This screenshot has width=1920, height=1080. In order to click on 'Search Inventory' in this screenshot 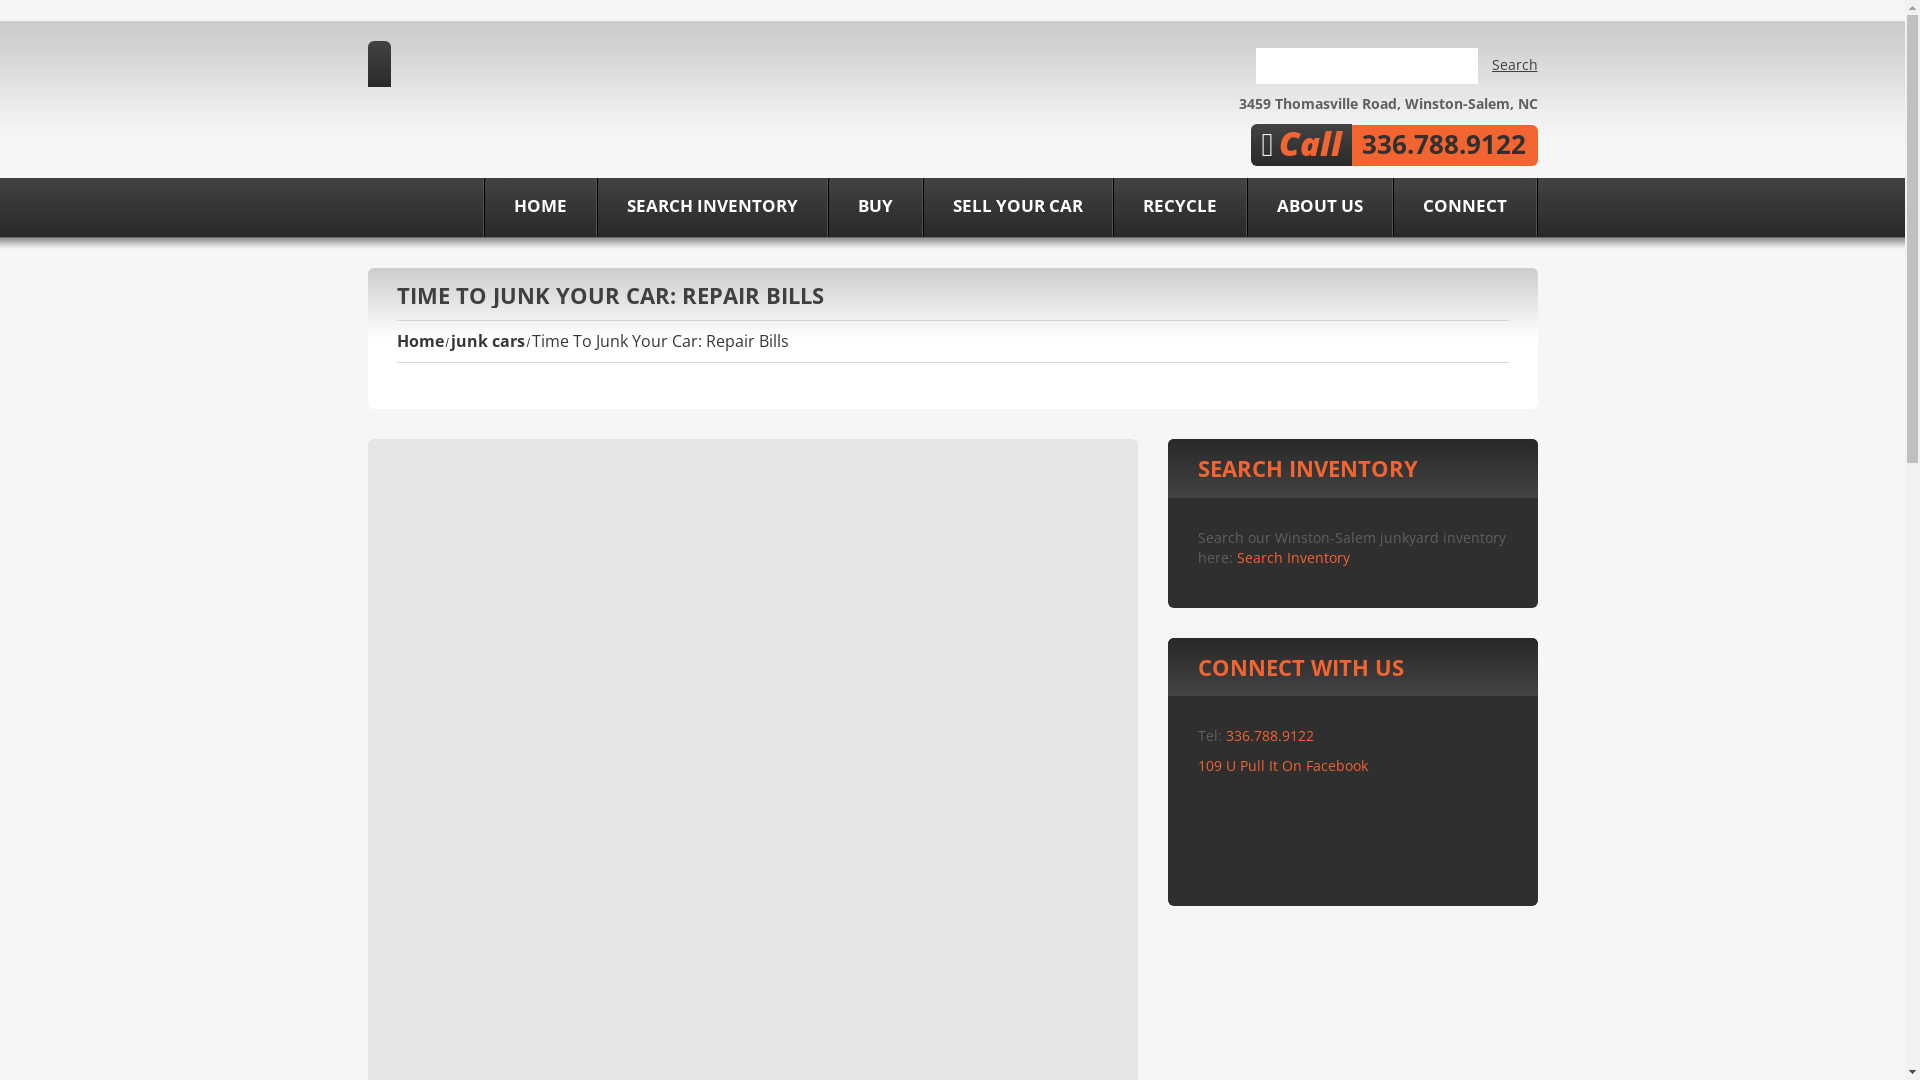, I will do `click(1292, 557)`.